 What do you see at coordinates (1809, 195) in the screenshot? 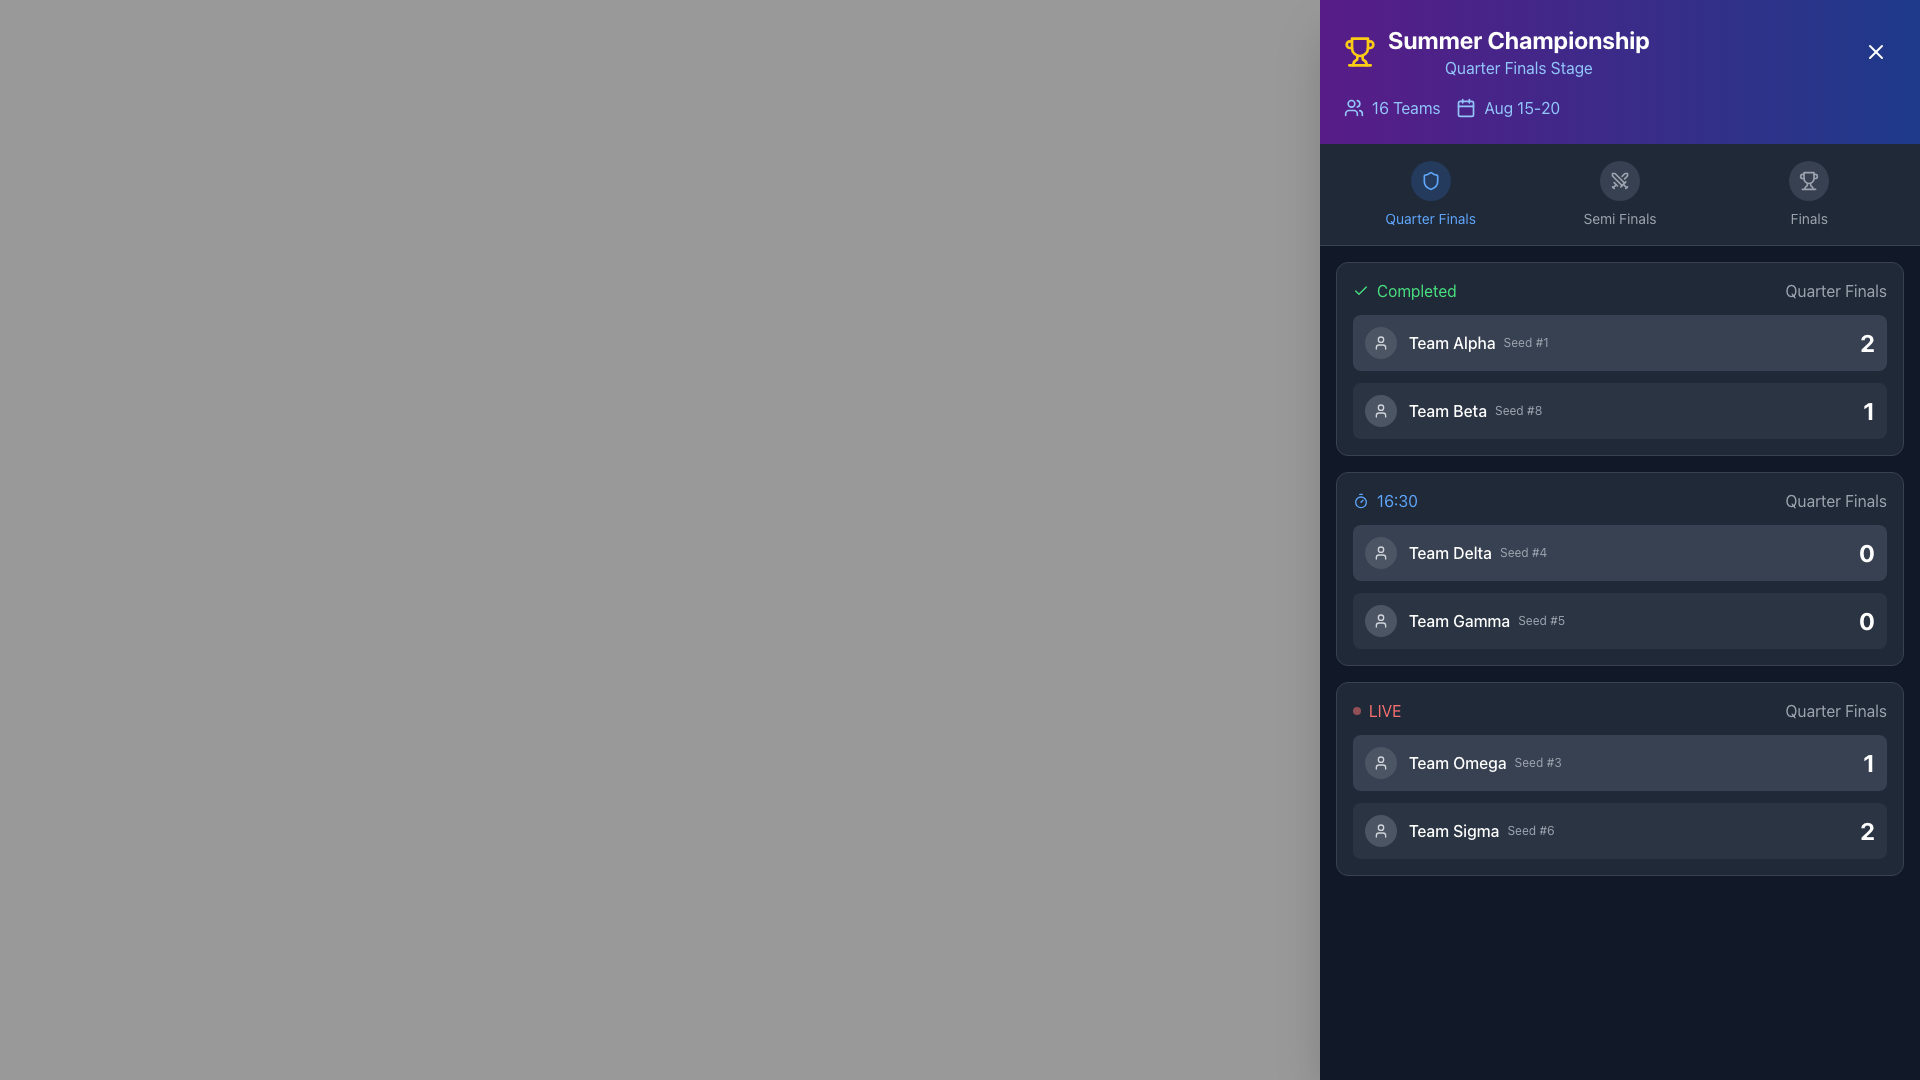
I see `the 'Finals' label, which is the third item in a horizontal group of options, located at the right edge of the interface, below the main title and header section` at bounding box center [1809, 195].